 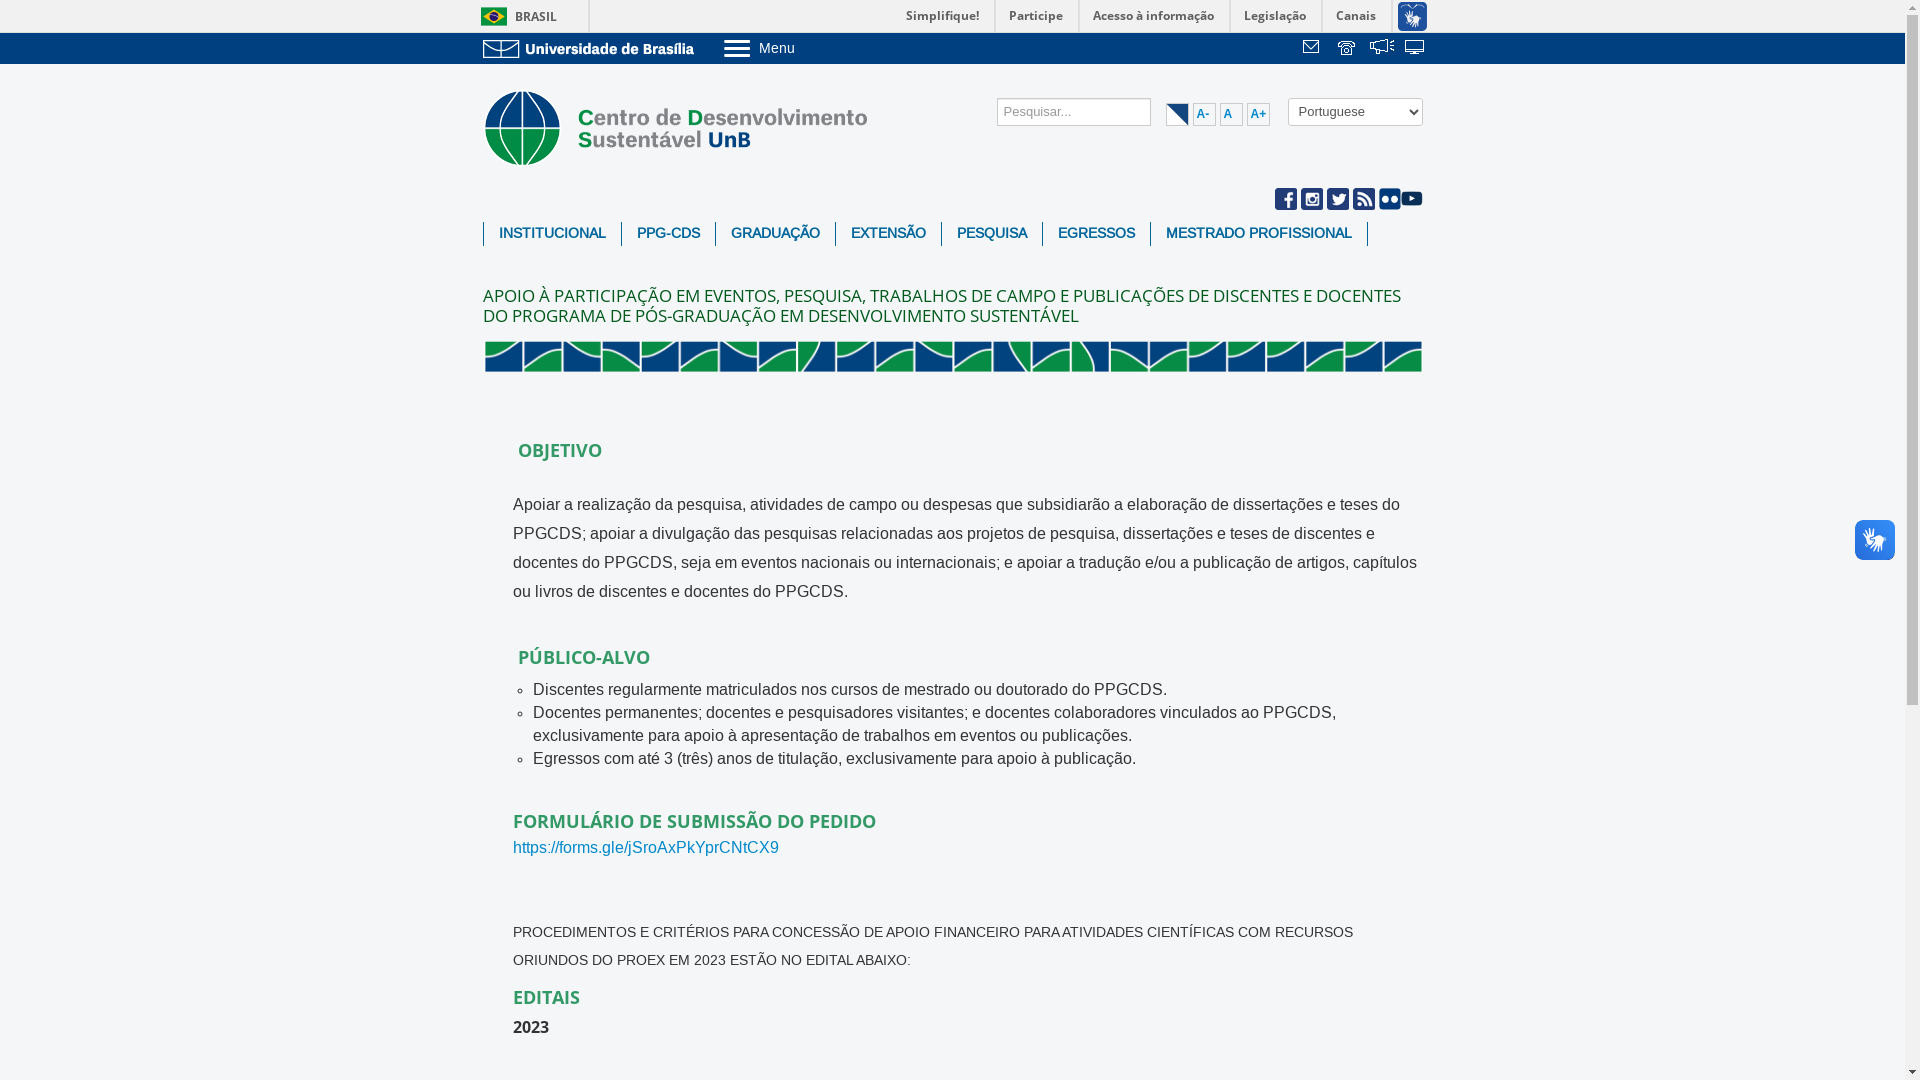 I want to click on 'Sistemas', so click(x=1415, y=48).